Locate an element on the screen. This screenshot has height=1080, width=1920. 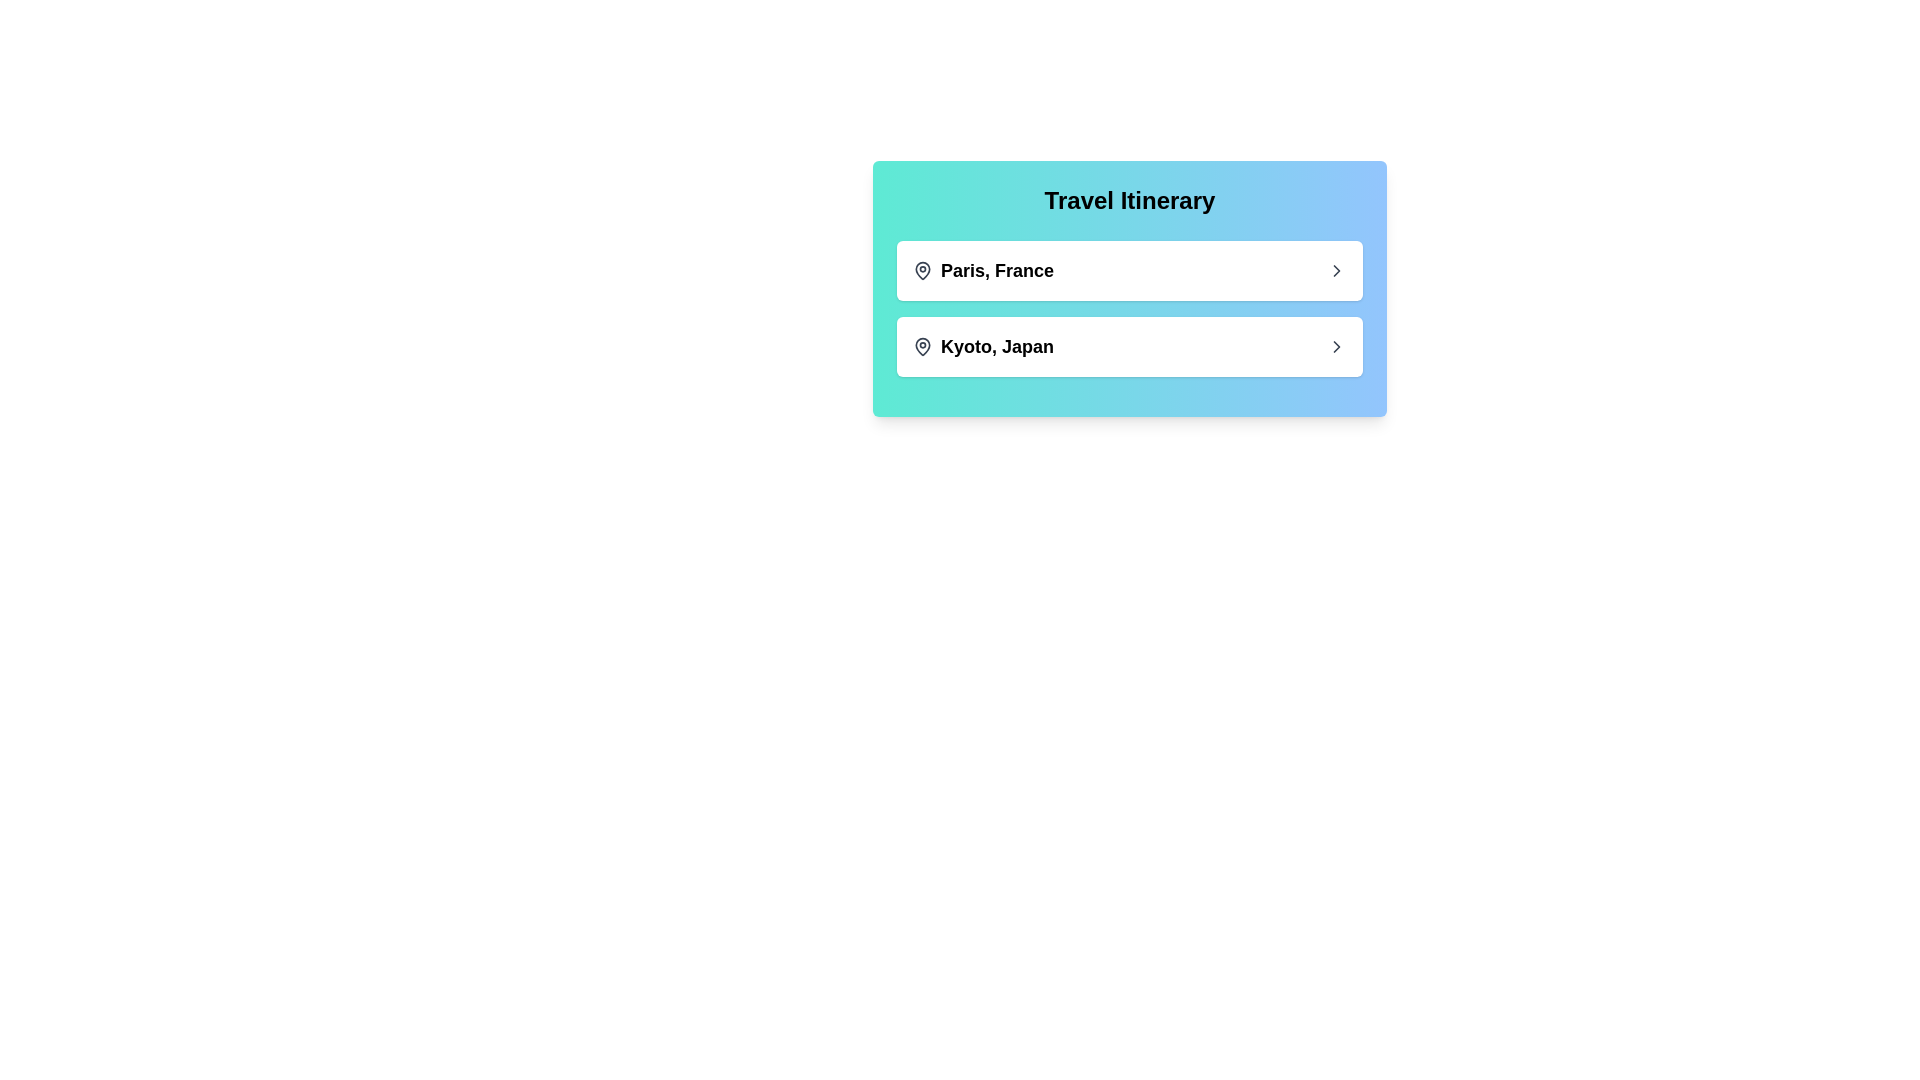
the first selectable list item labeled 'Paris, France' is located at coordinates (1129, 270).